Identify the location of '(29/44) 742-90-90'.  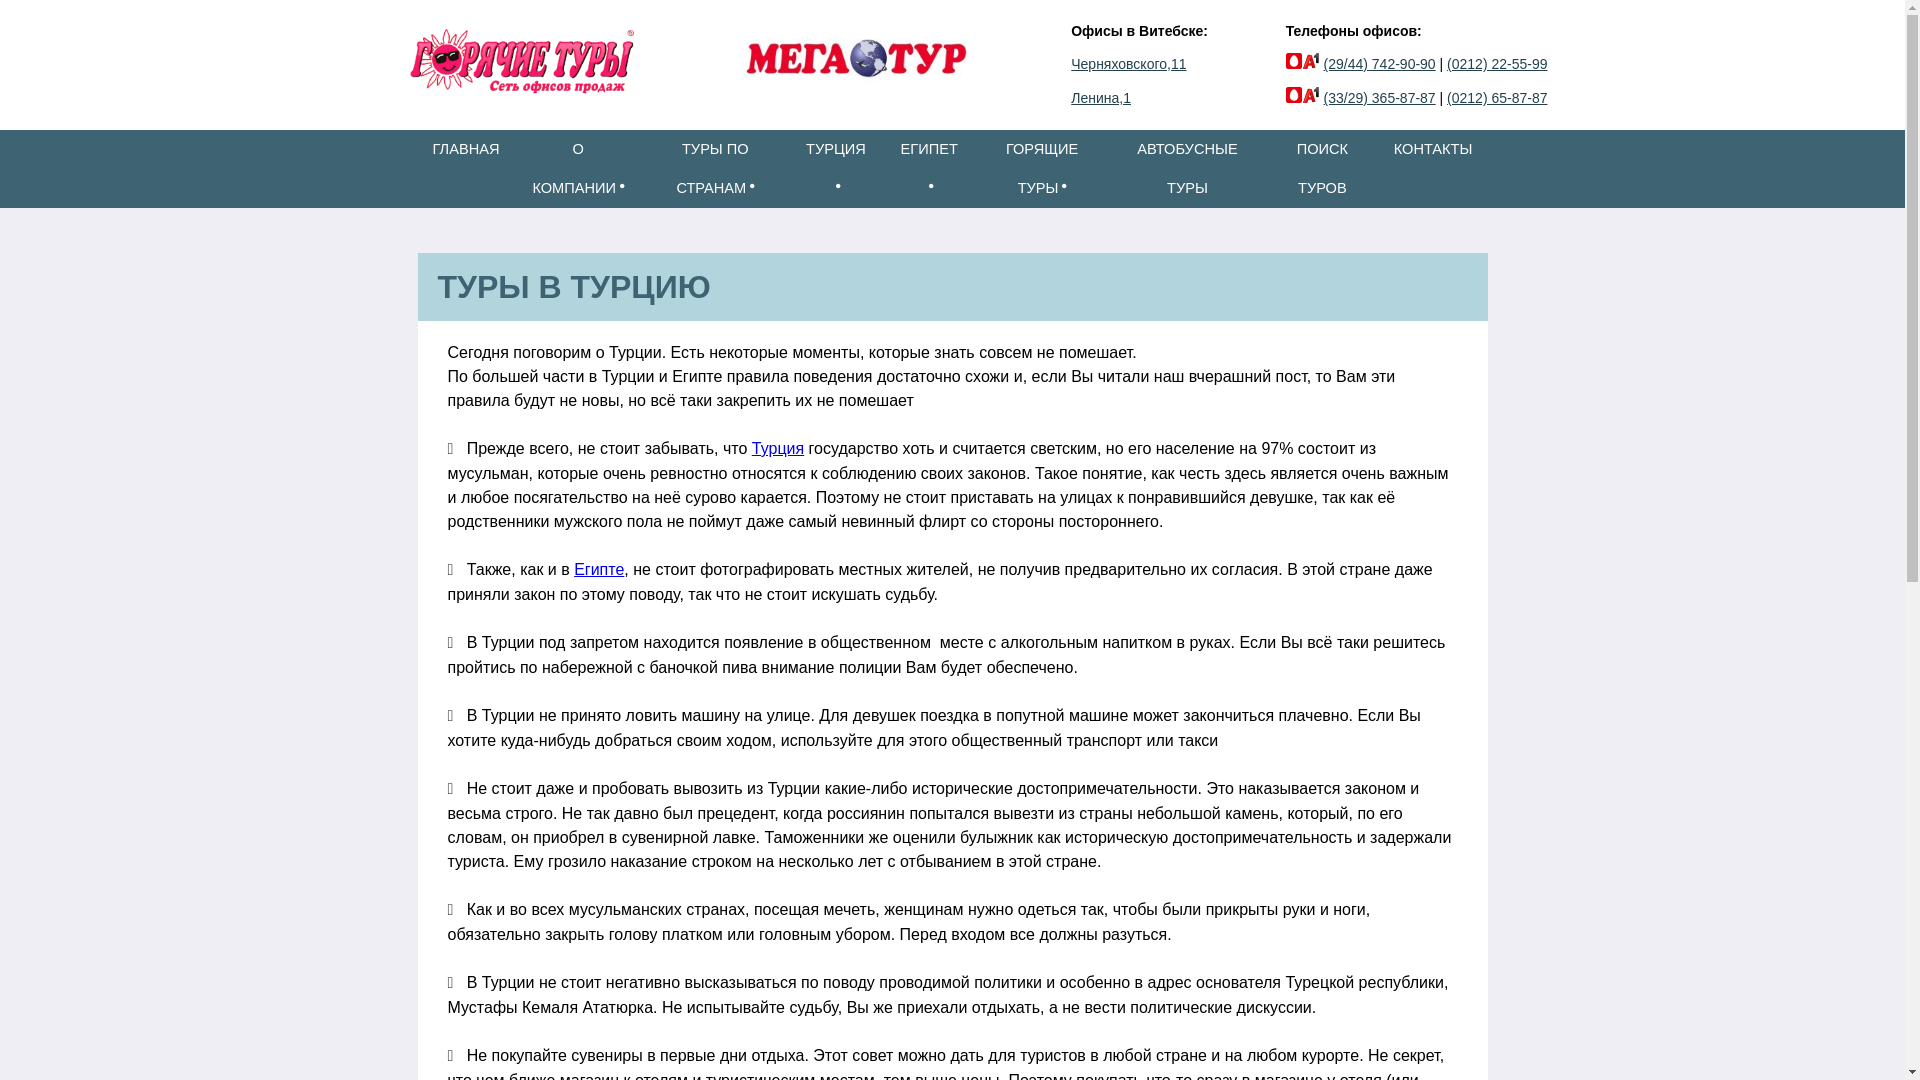
(1379, 63).